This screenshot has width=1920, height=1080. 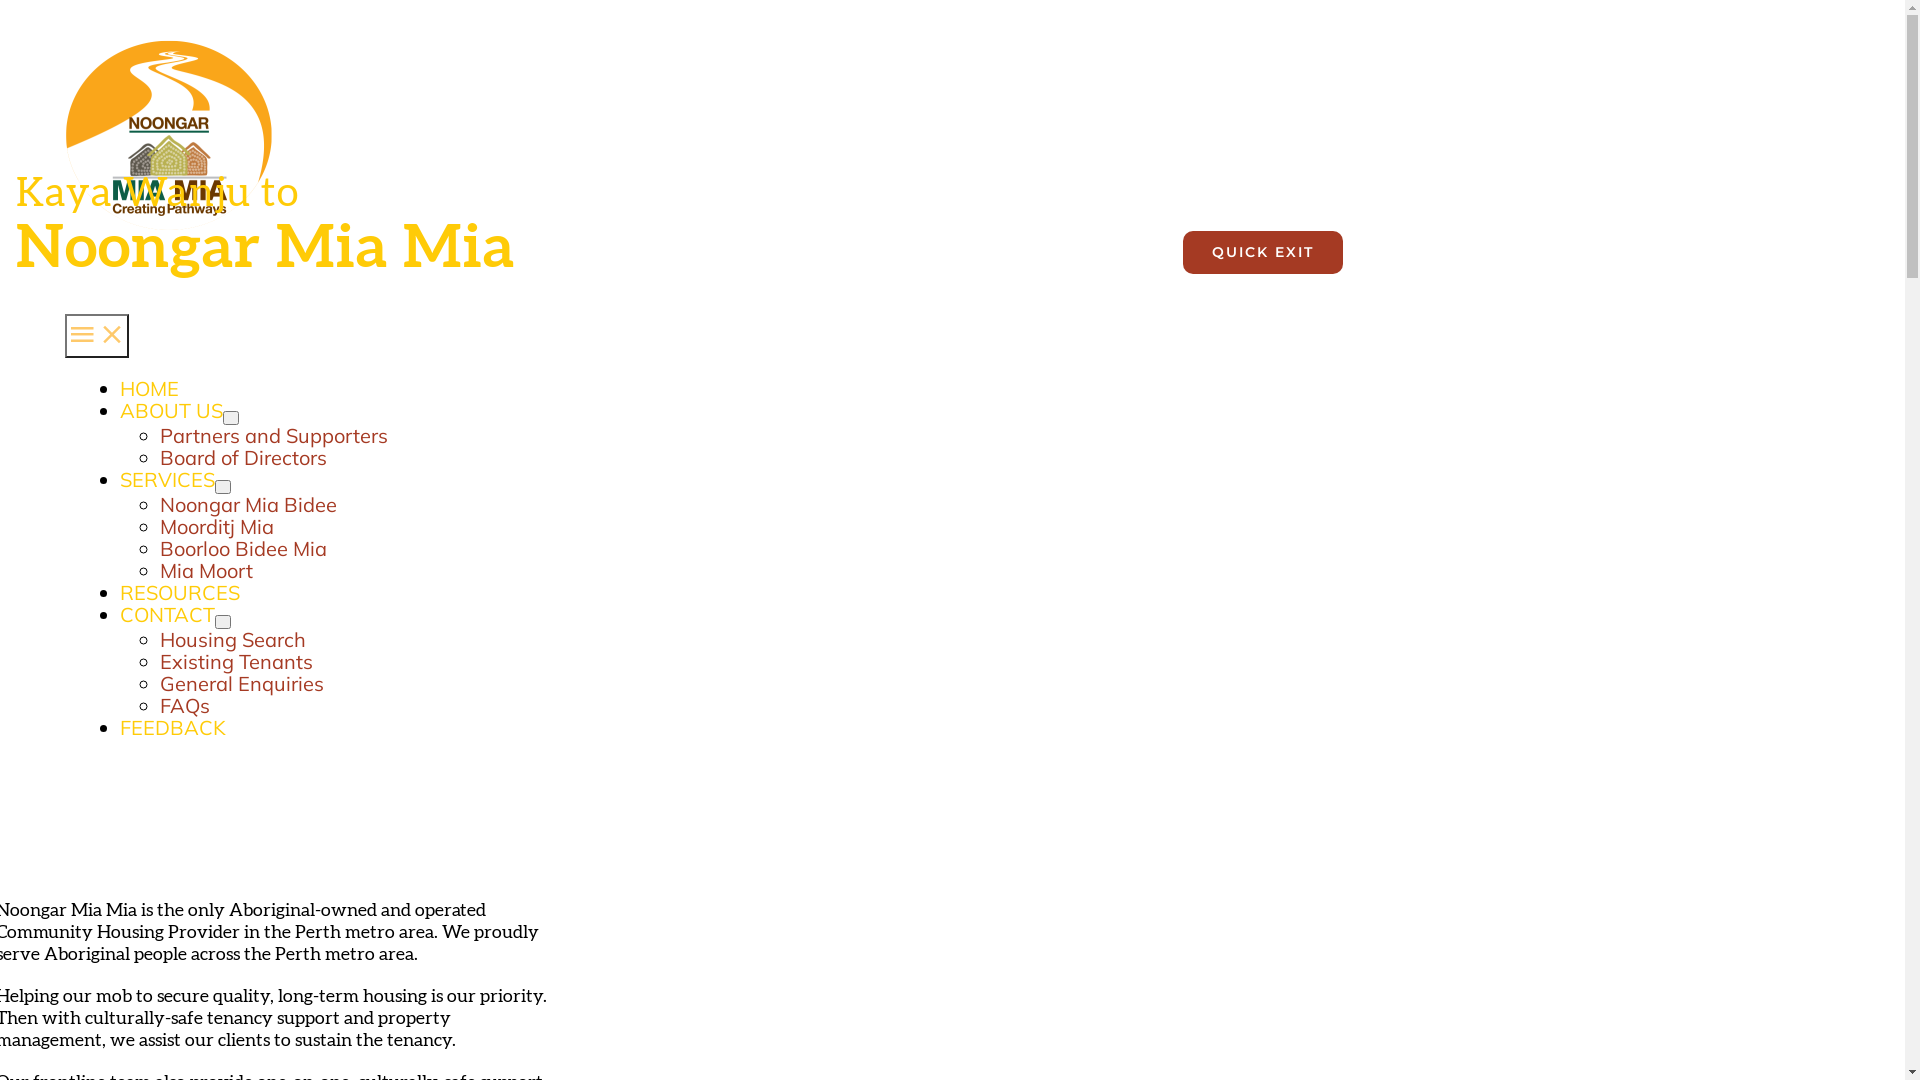 I want to click on 'General Enquiries', so click(x=240, y=682).